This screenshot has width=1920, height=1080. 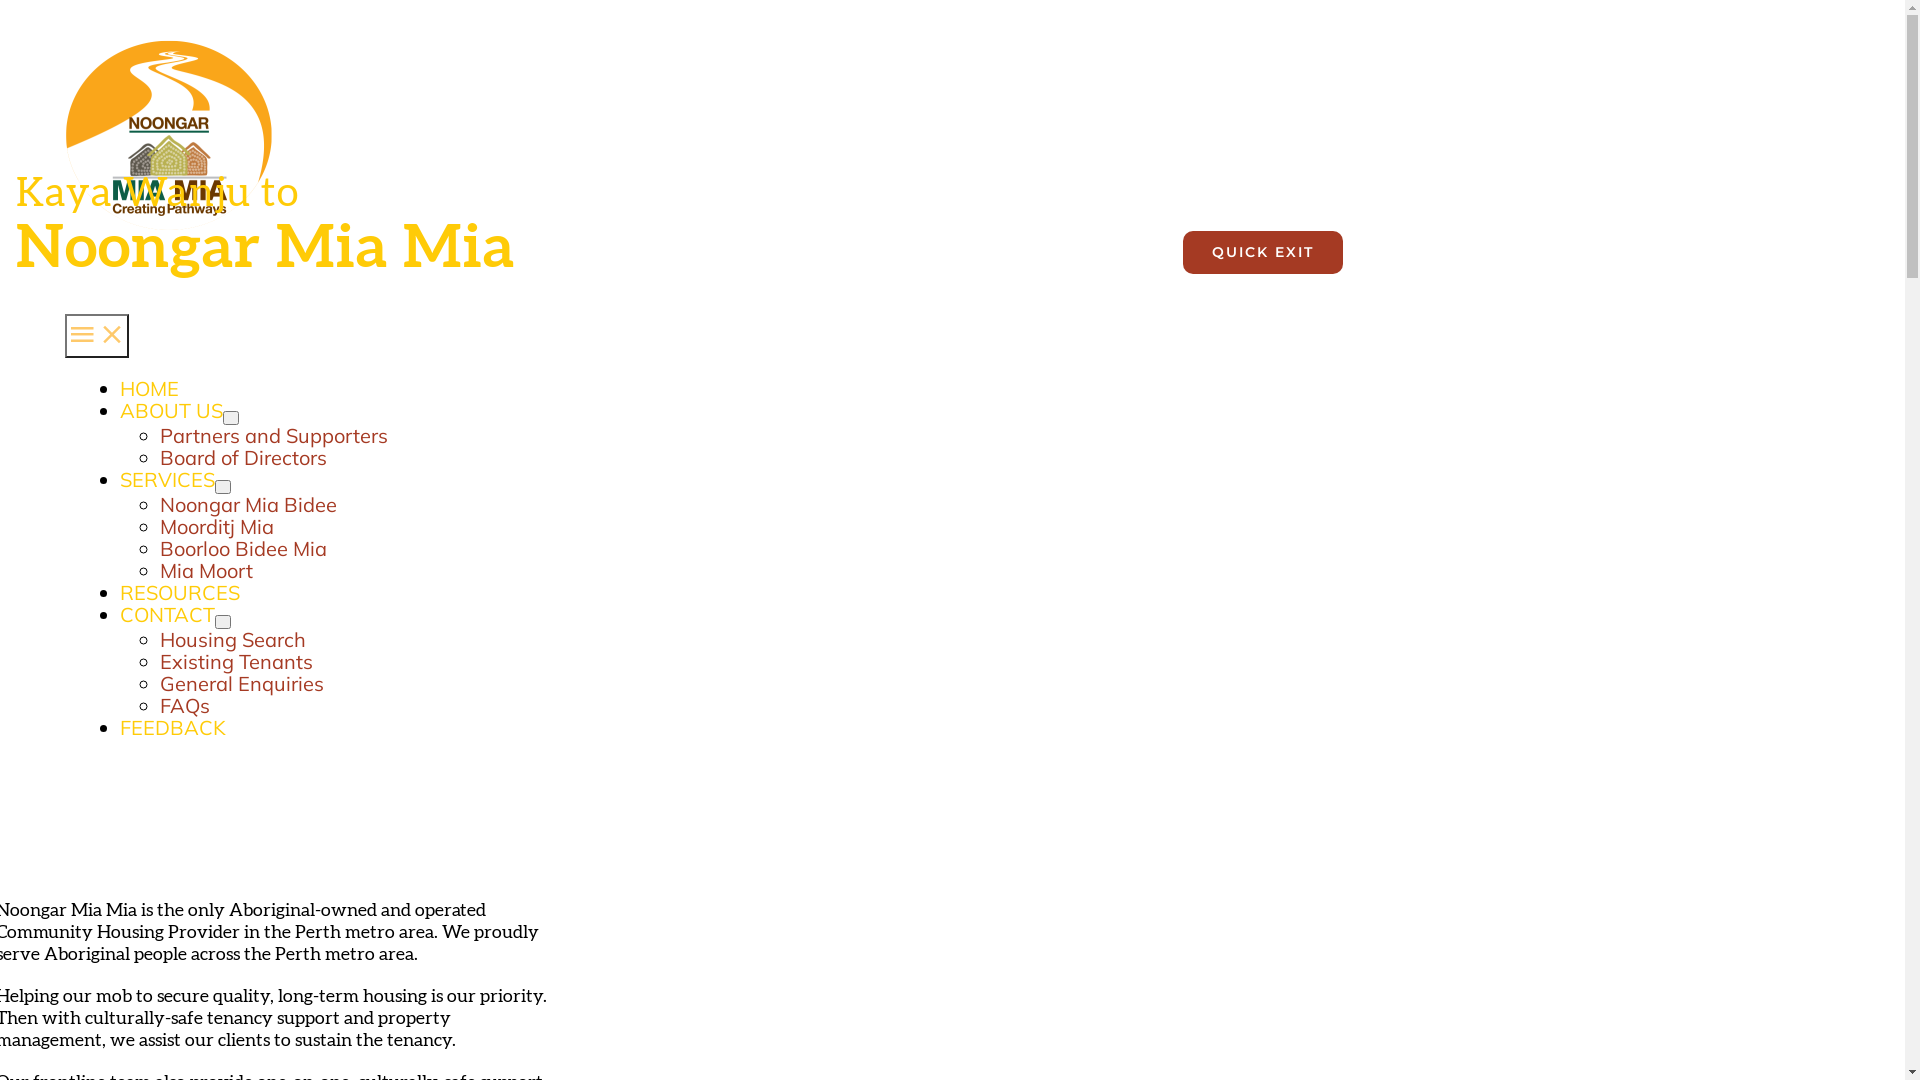 I want to click on 'General Enquiries', so click(x=240, y=682).